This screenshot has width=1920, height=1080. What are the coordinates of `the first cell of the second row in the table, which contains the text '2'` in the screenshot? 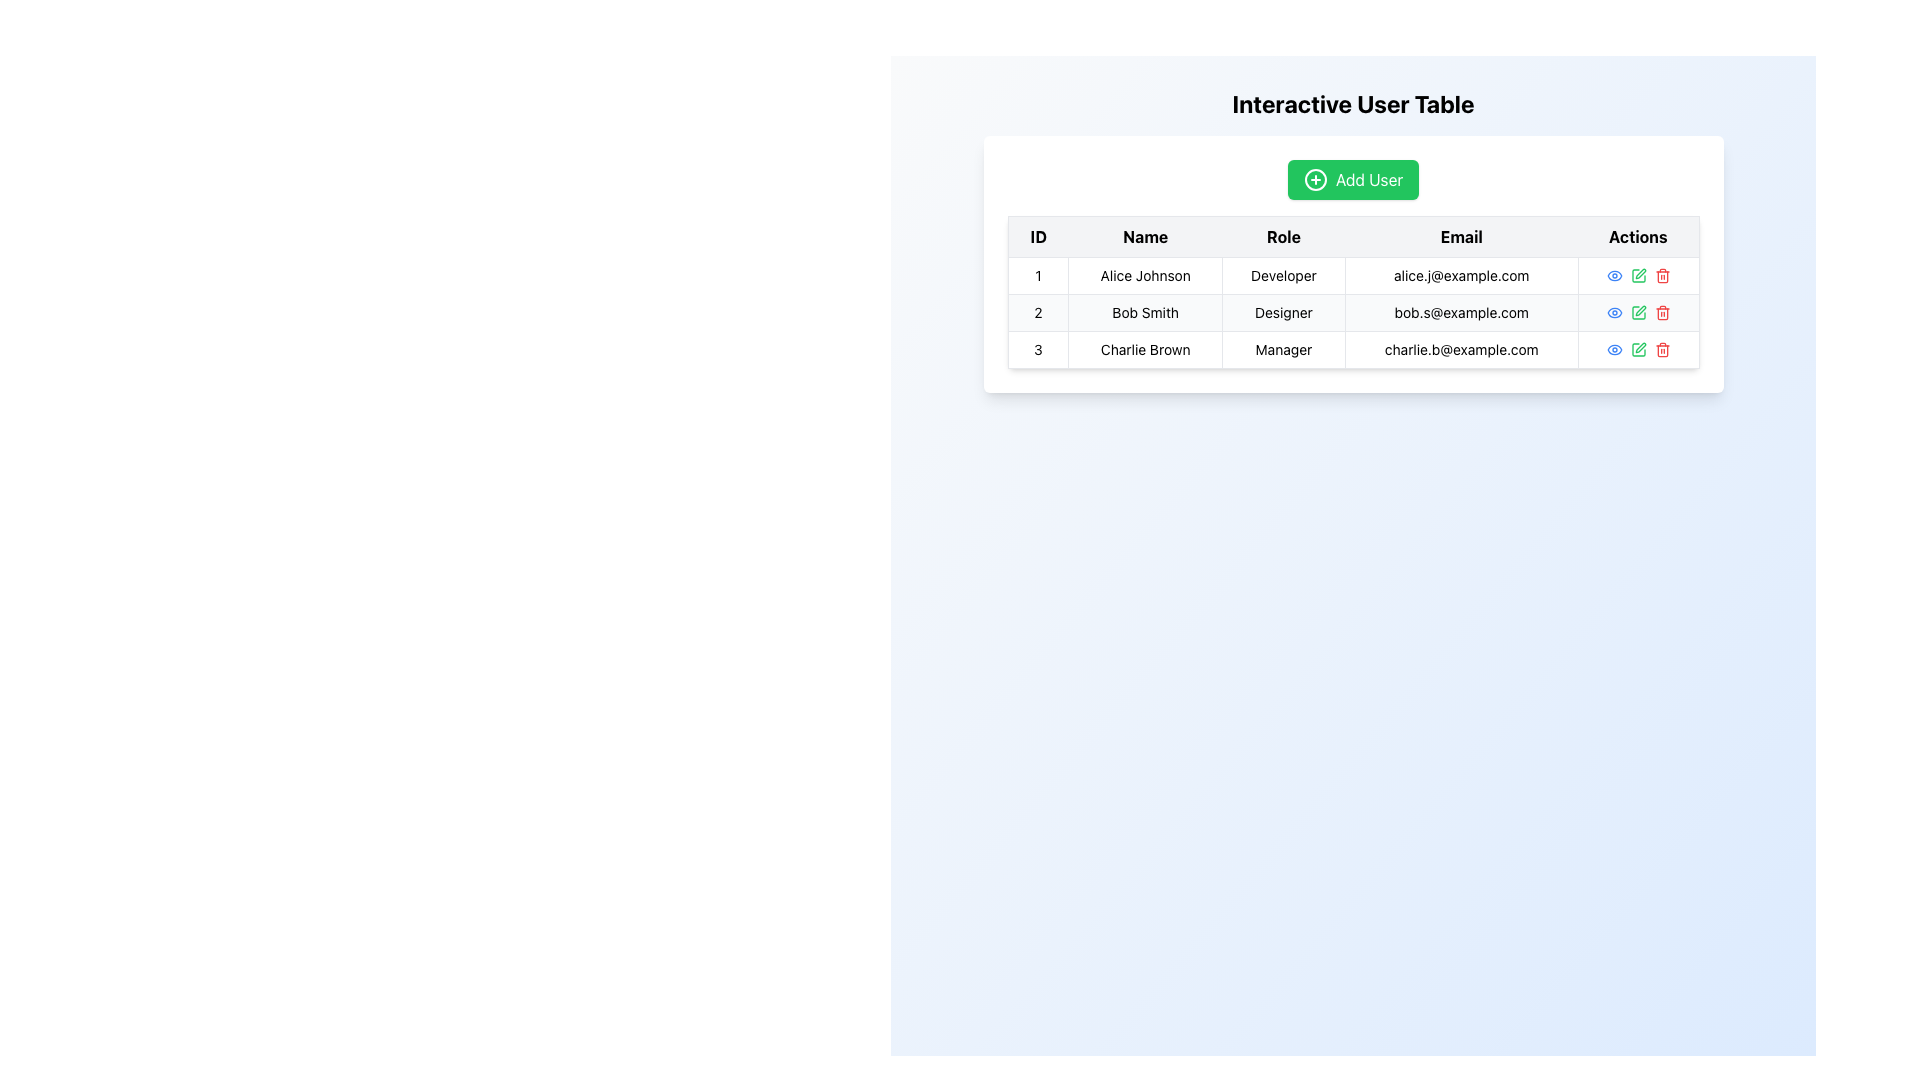 It's located at (1038, 312).